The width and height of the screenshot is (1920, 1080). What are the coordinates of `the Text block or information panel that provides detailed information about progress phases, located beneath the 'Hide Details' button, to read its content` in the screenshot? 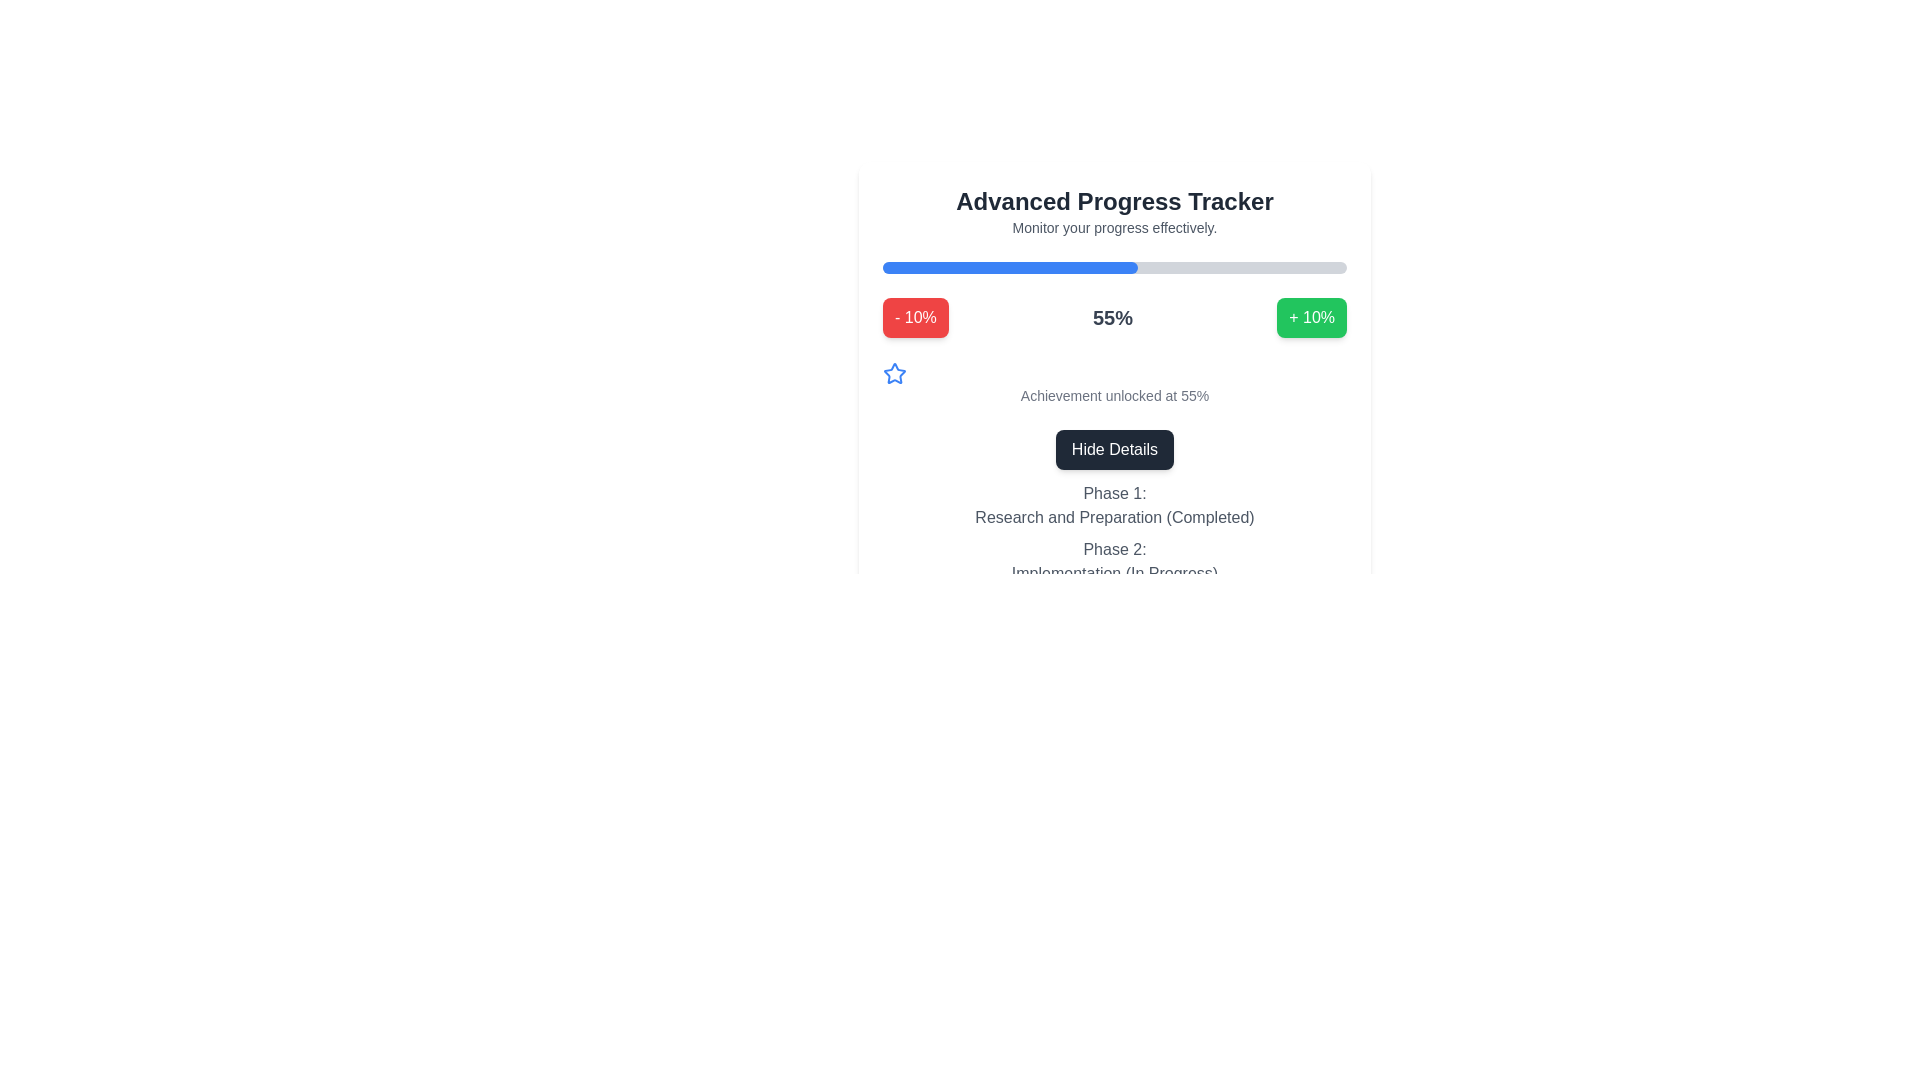 It's located at (1113, 535).